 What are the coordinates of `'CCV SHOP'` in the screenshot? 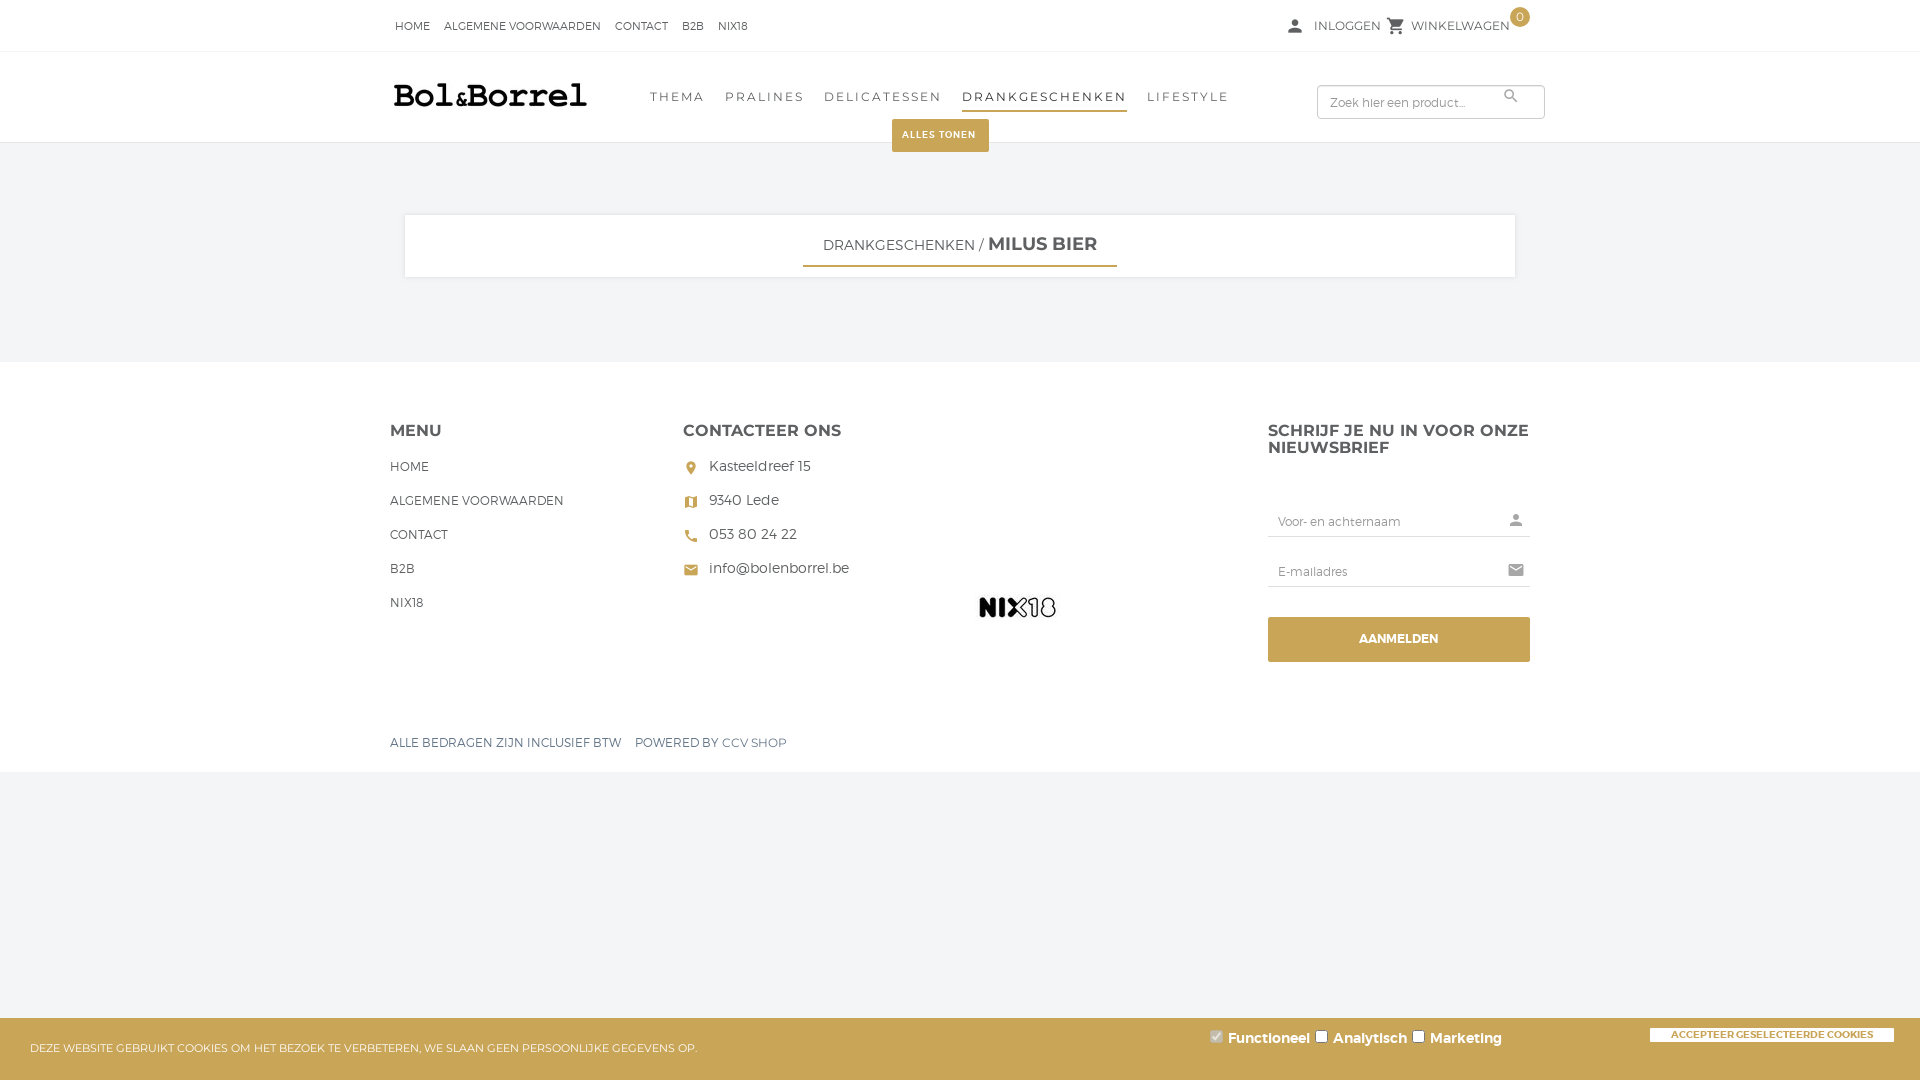 It's located at (720, 742).